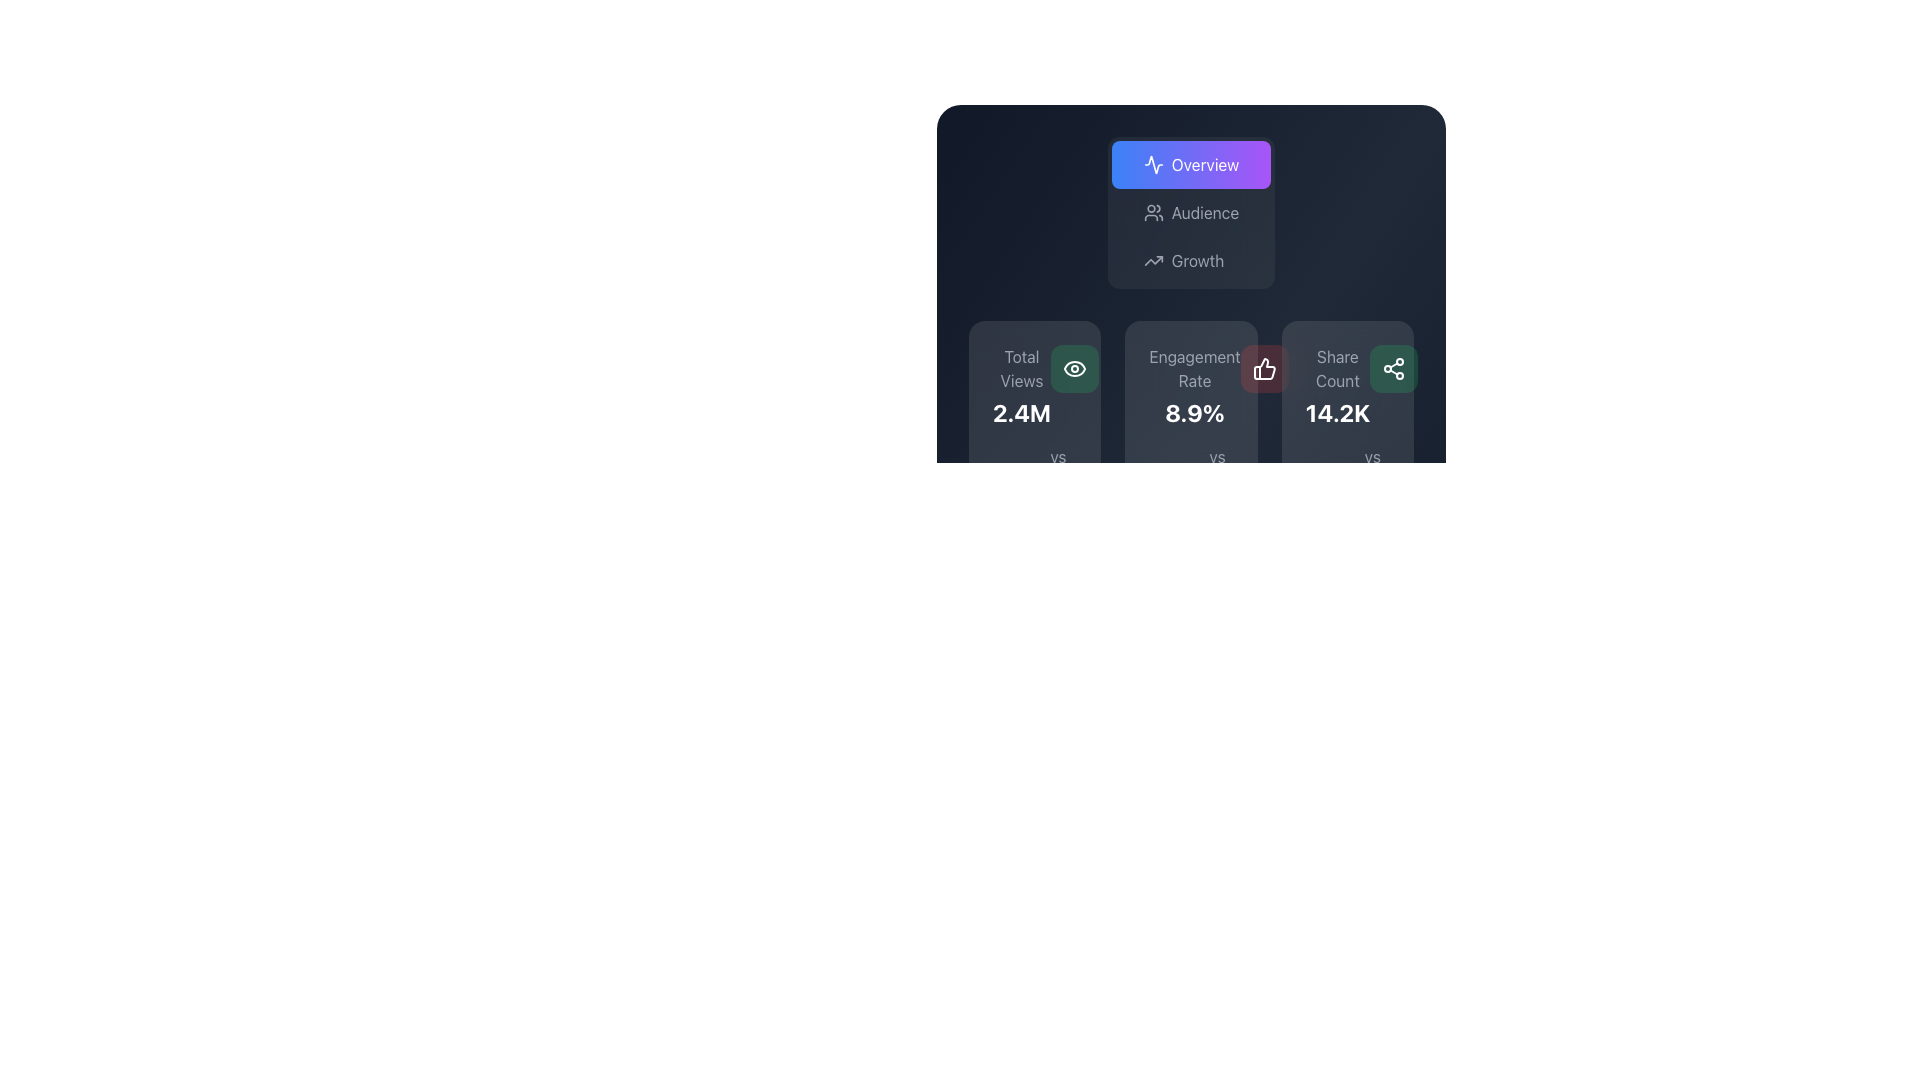 The width and height of the screenshot is (1920, 1080). I want to click on the 'Total Views' text label, which is displayed in gray above the numeric statistic '2.4M' in a card-style component on a dark-themed interface, so click(1022, 369).